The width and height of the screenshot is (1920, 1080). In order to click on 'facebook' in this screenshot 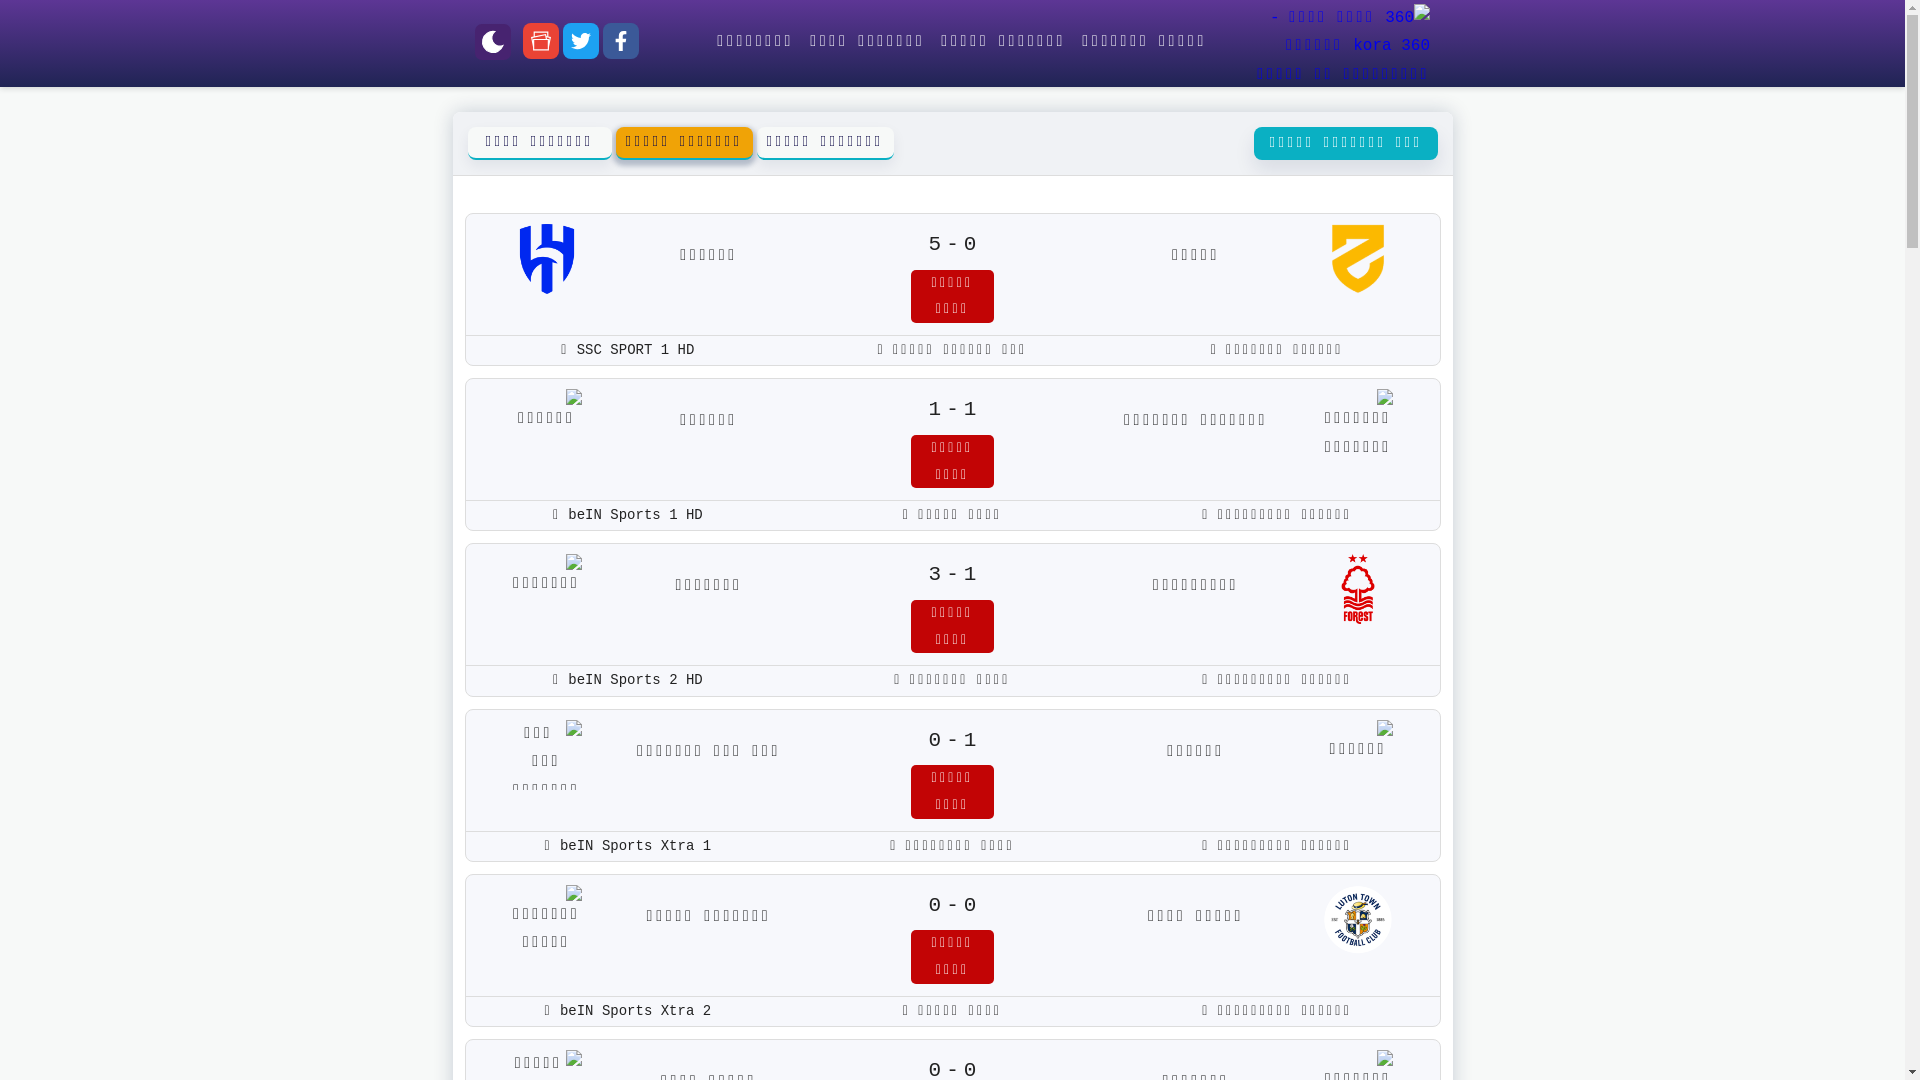, I will do `click(602, 45)`.